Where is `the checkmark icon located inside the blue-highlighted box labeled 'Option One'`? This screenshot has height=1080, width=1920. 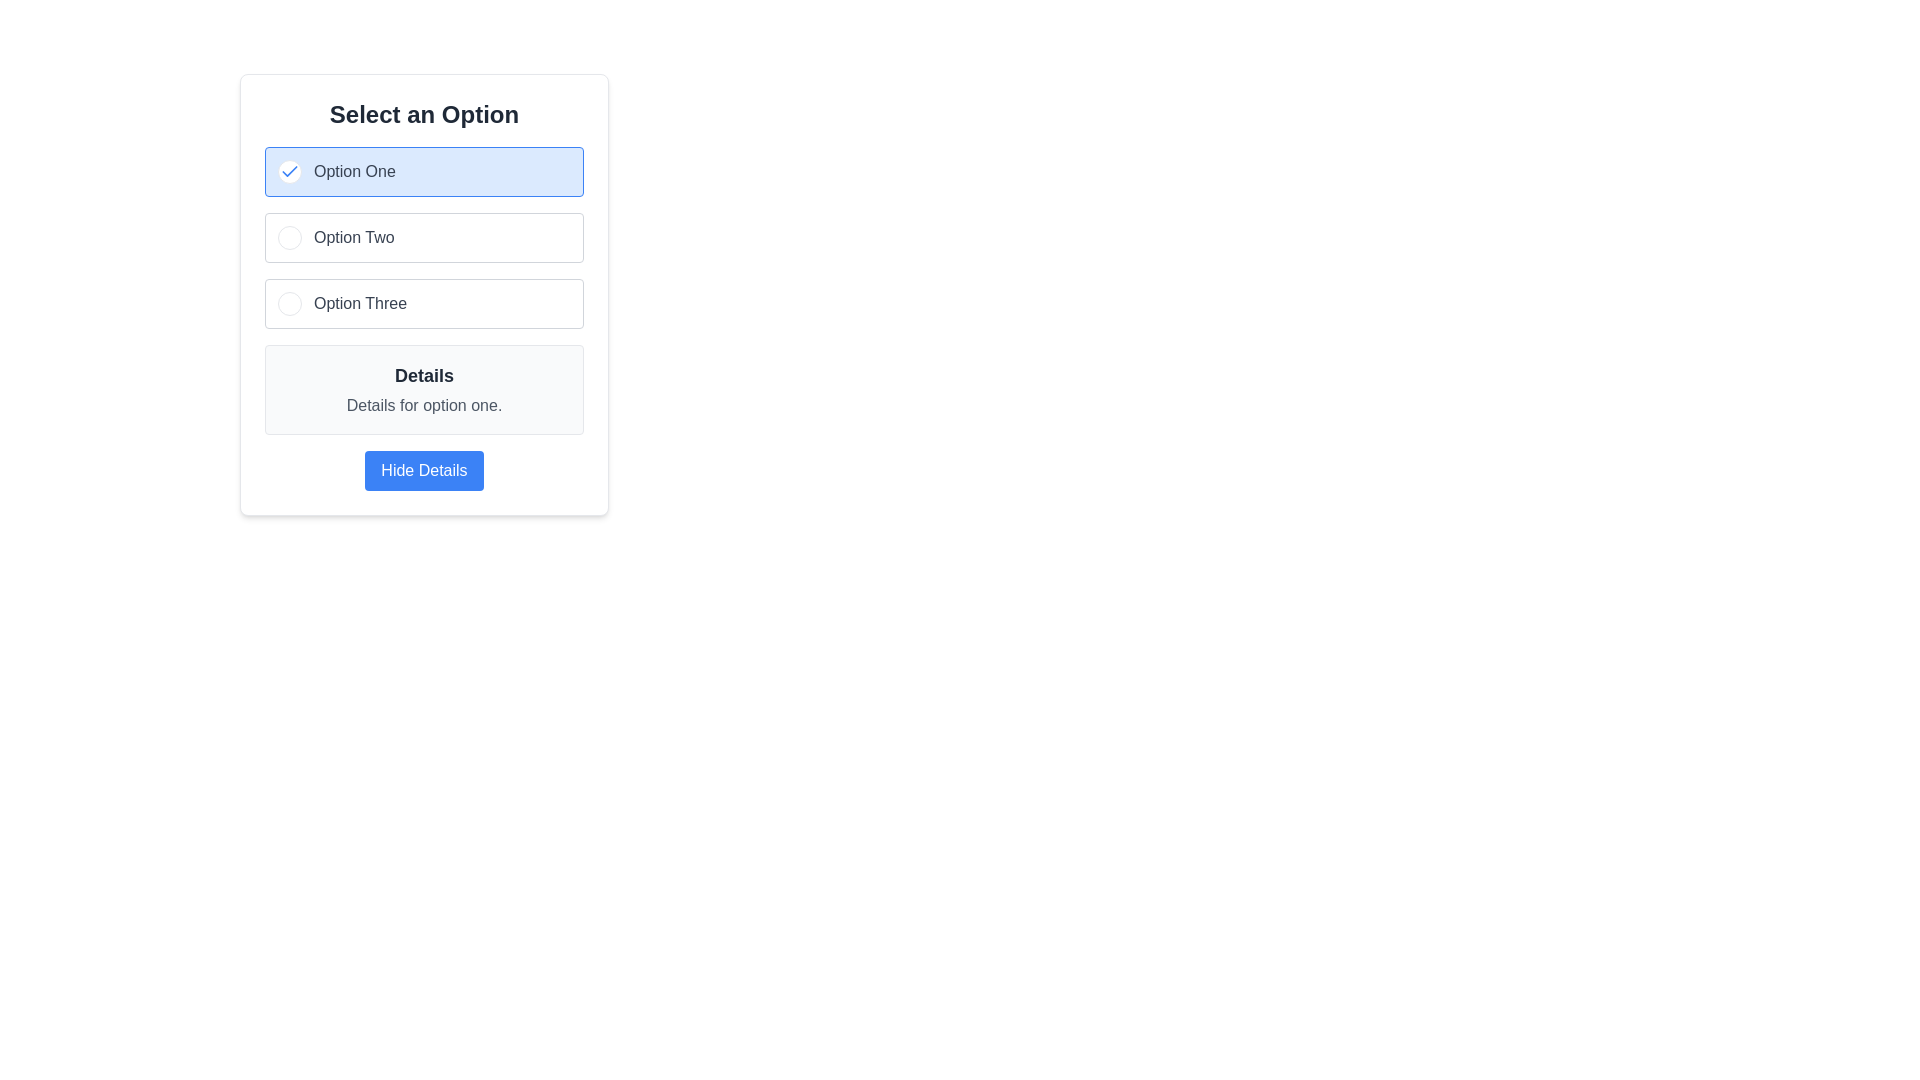 the checkmark icon located inside the blue-highlighted box labeled 'Option One' is located at coordinates (288, 169).